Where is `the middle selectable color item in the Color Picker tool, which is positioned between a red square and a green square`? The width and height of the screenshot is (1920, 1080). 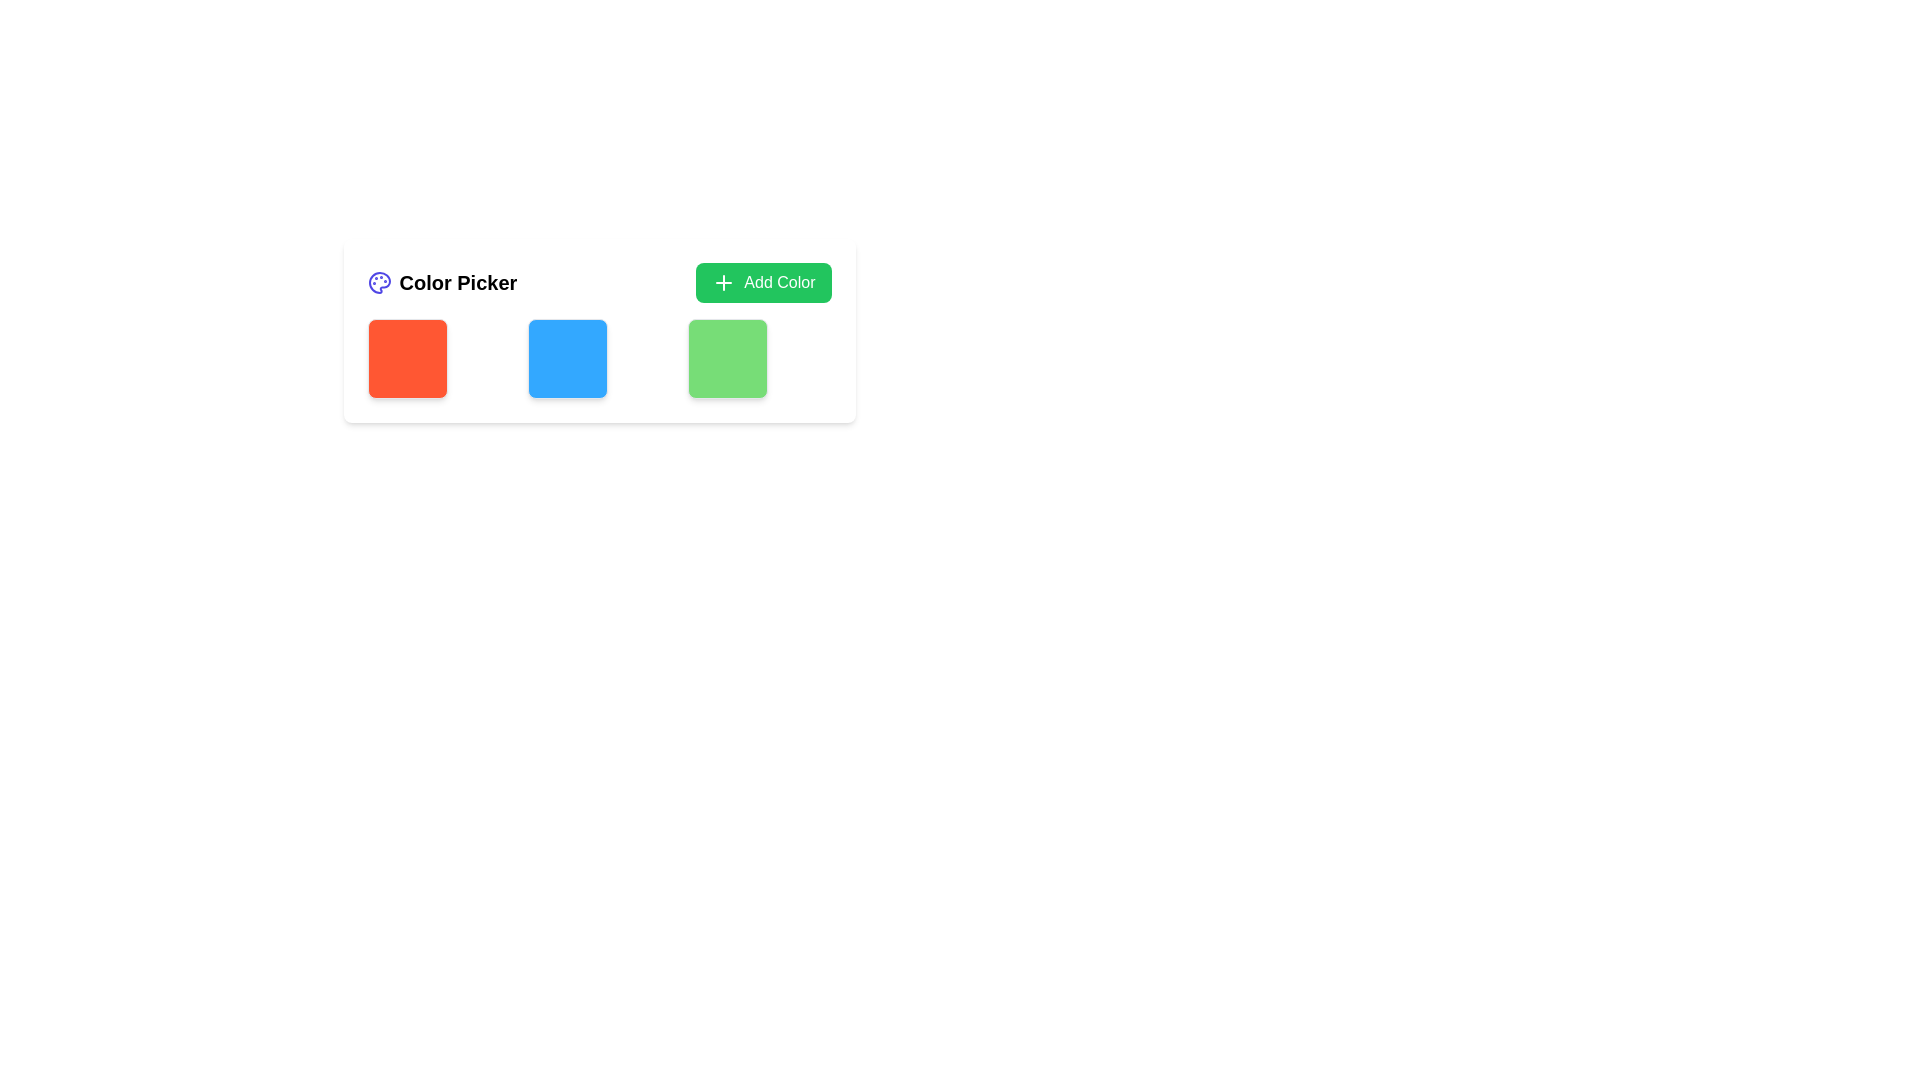
the middle selectable color item in the Color Picker tool, which is positioned between a red square and a green square is located at coordinates (566, 357).